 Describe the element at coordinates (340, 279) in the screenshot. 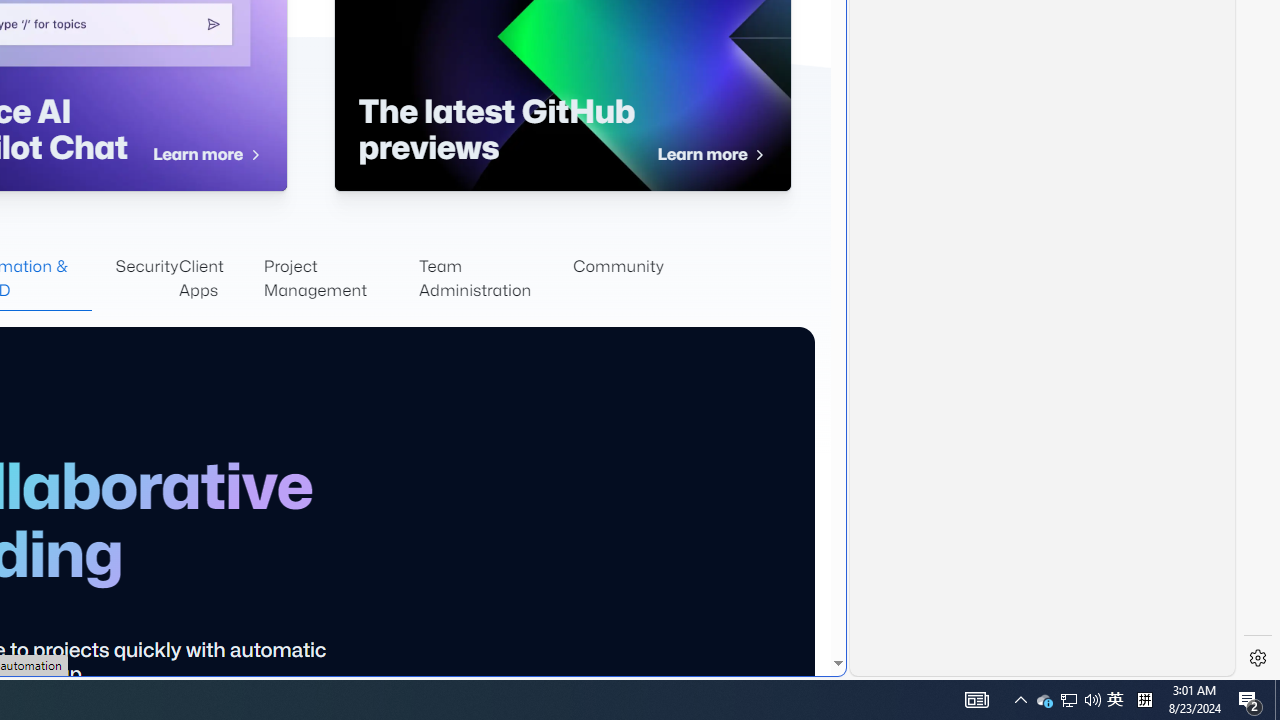

I see `'Project Management'` at that location.